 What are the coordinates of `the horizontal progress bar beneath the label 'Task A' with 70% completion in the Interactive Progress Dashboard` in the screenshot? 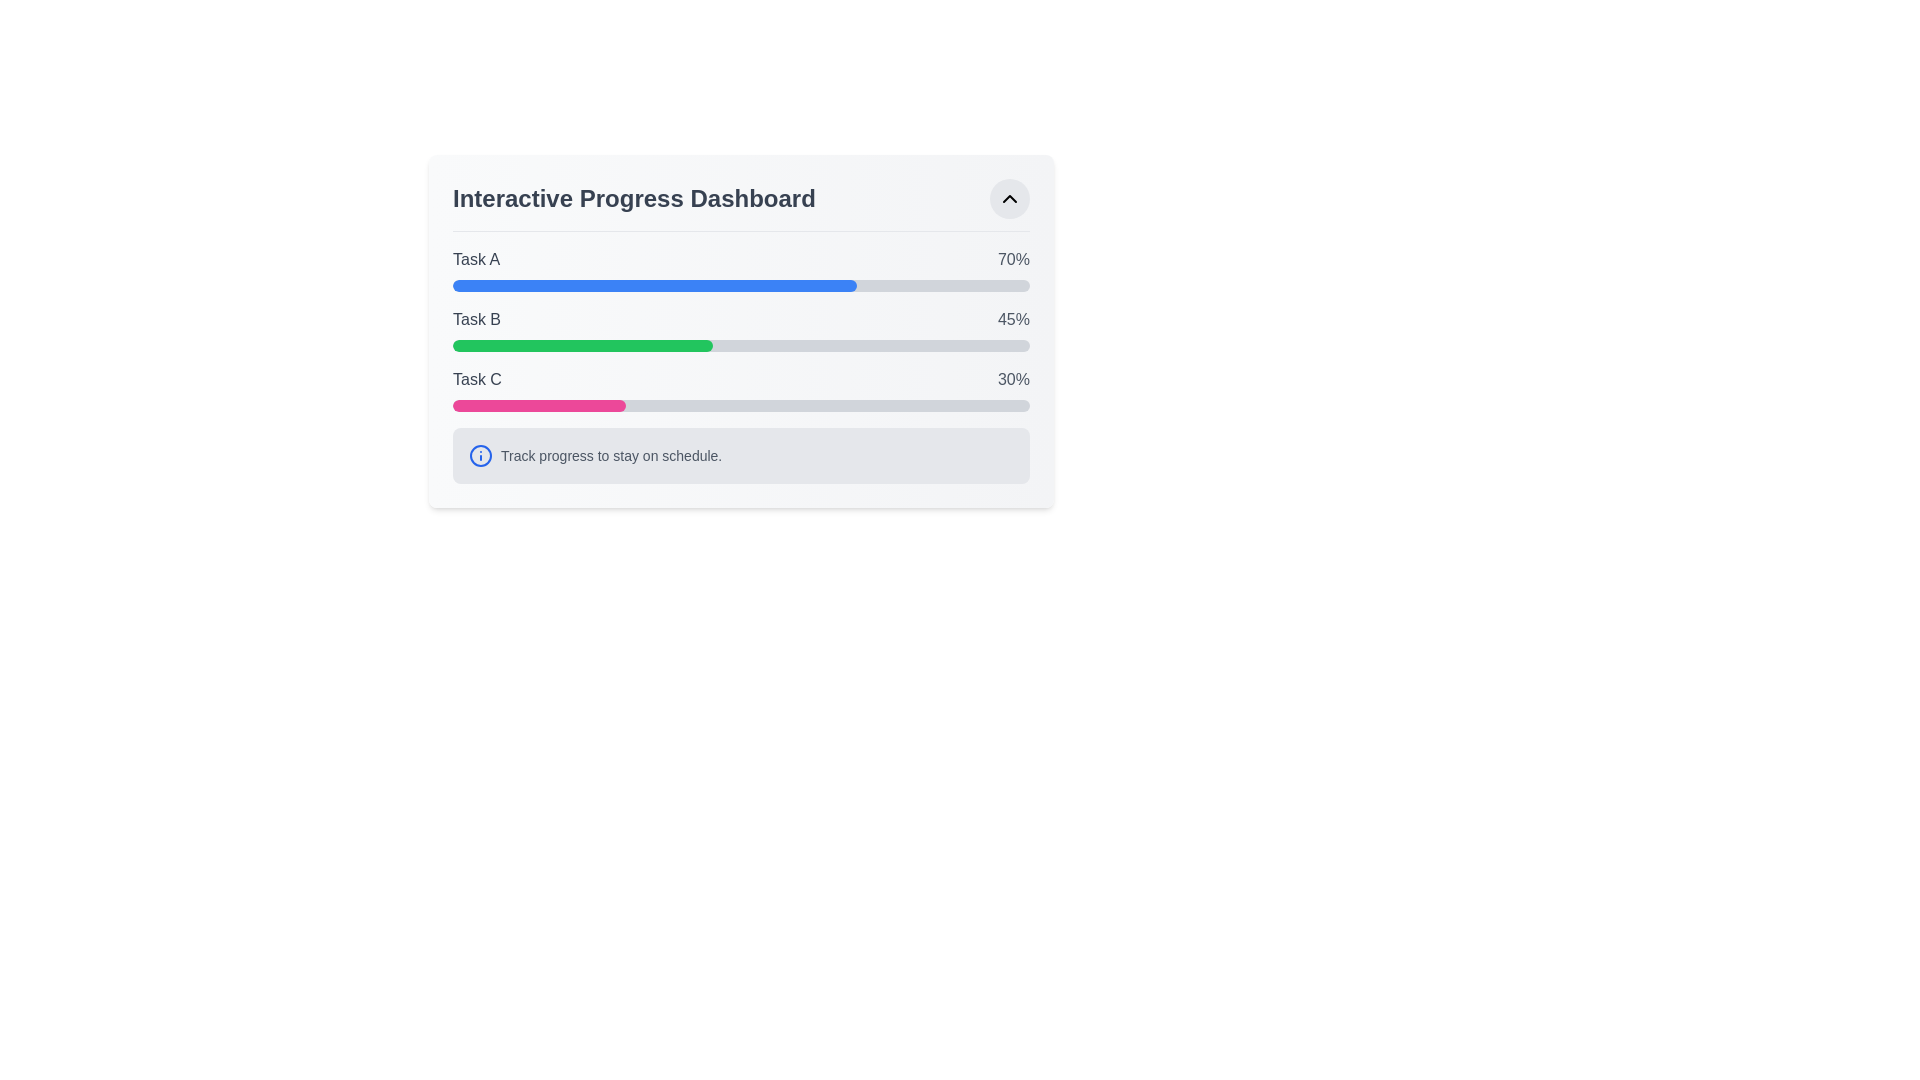 It's located at (740, 285).